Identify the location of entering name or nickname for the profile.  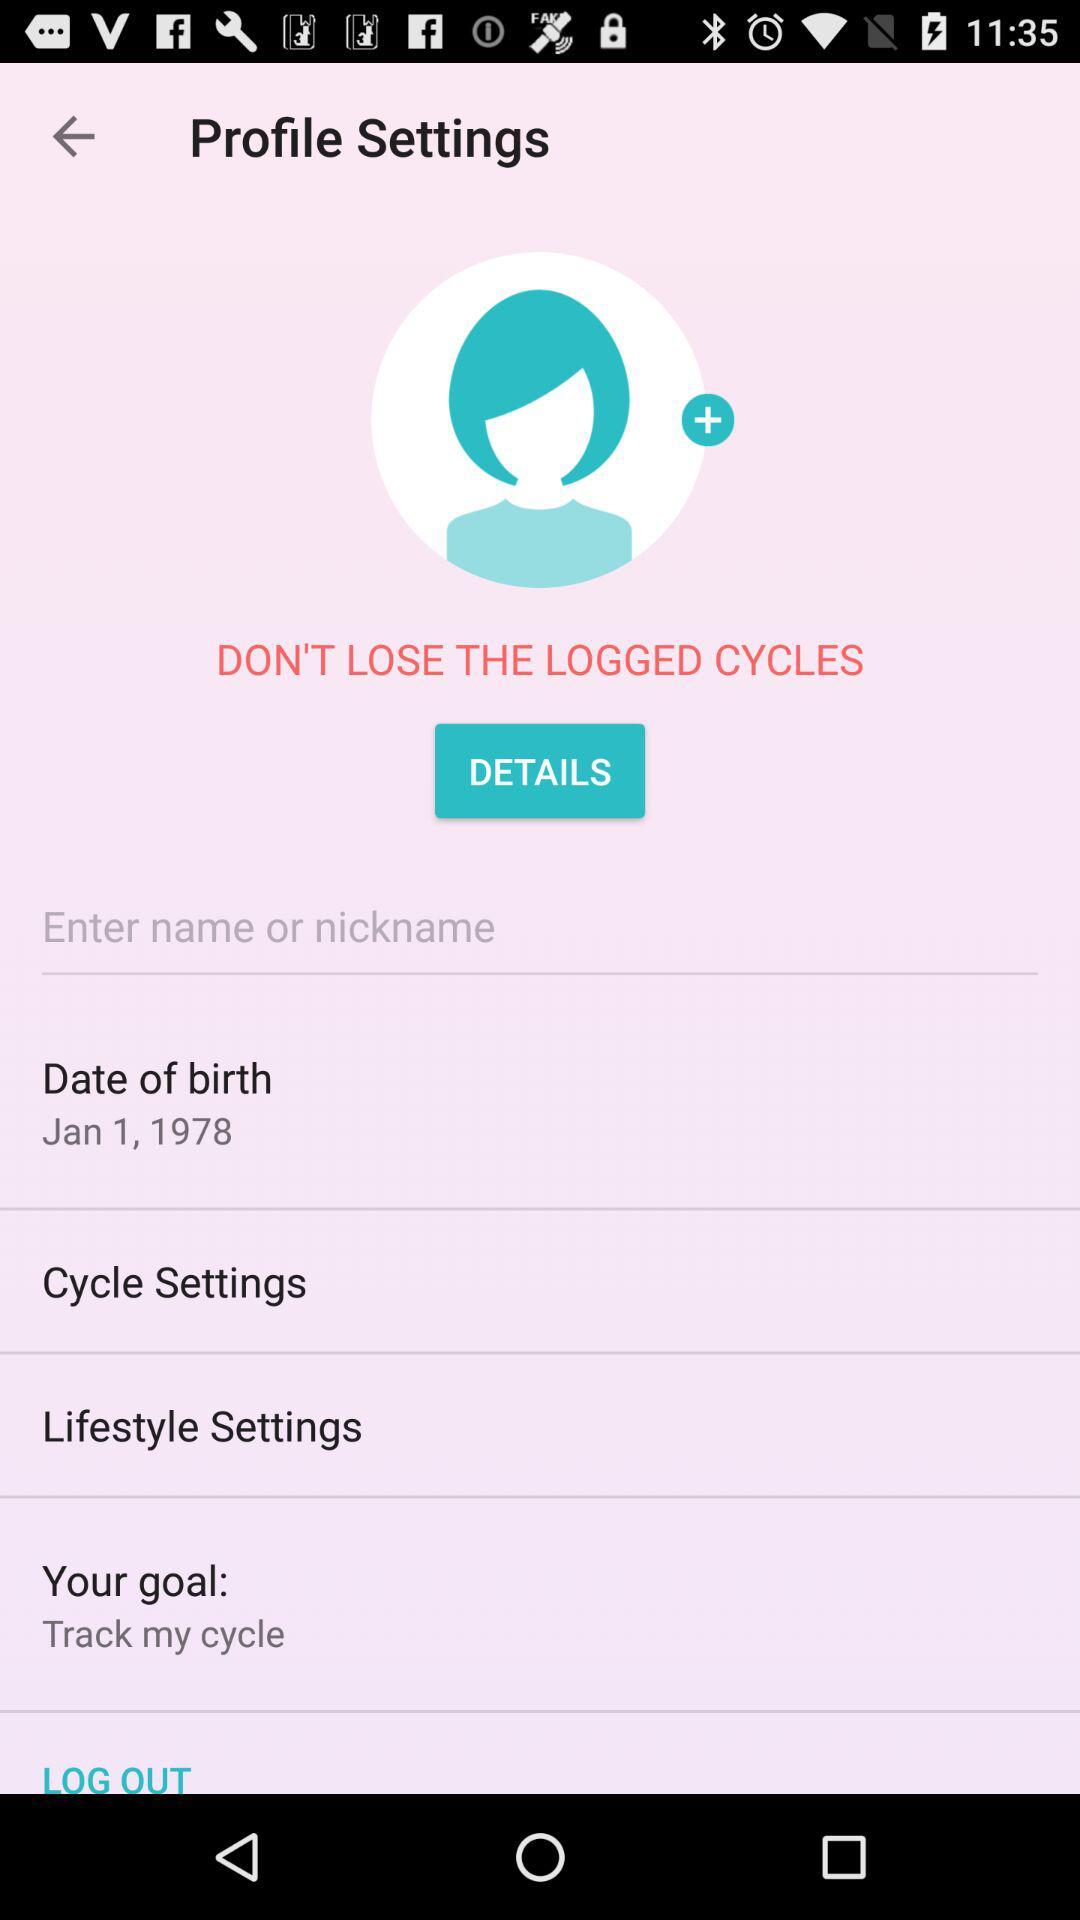
(540, 924).